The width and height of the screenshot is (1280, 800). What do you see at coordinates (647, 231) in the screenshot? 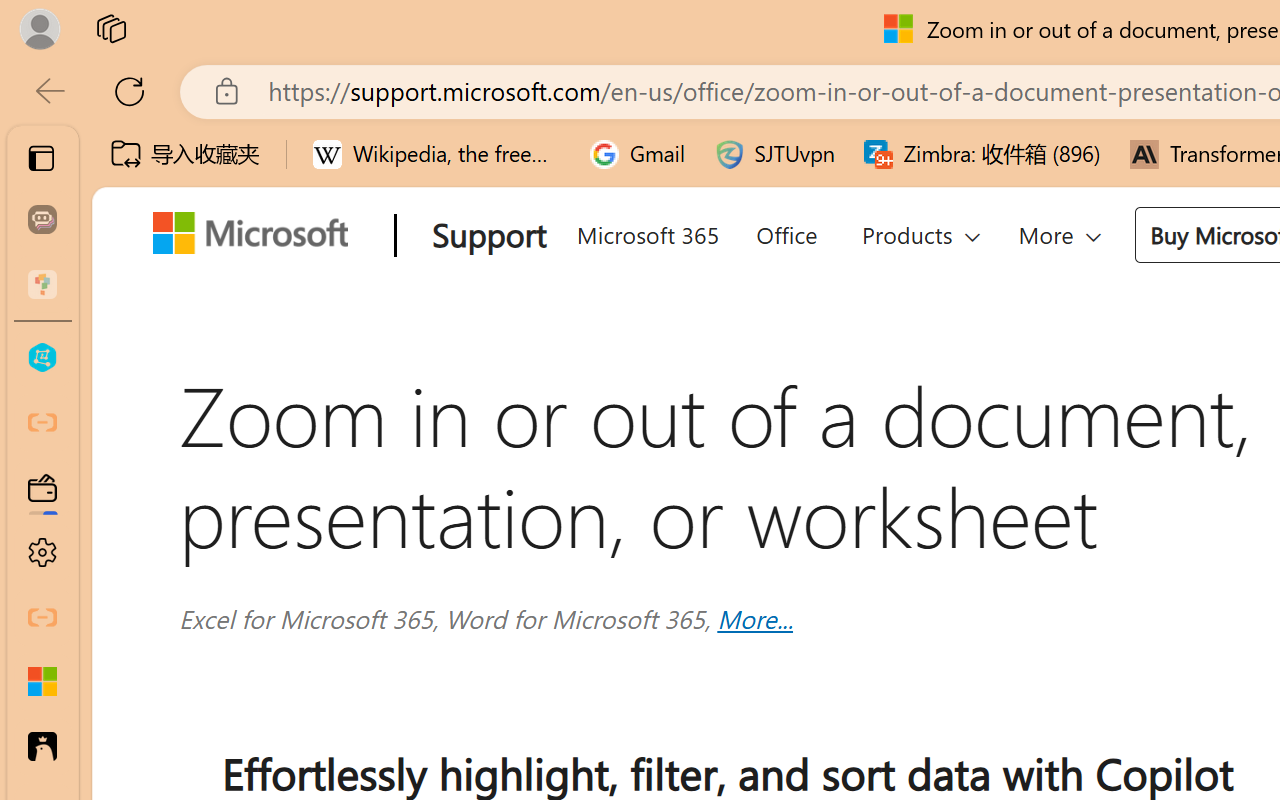
I see `'Microsoft 365'` at bounding box center [647, 231].